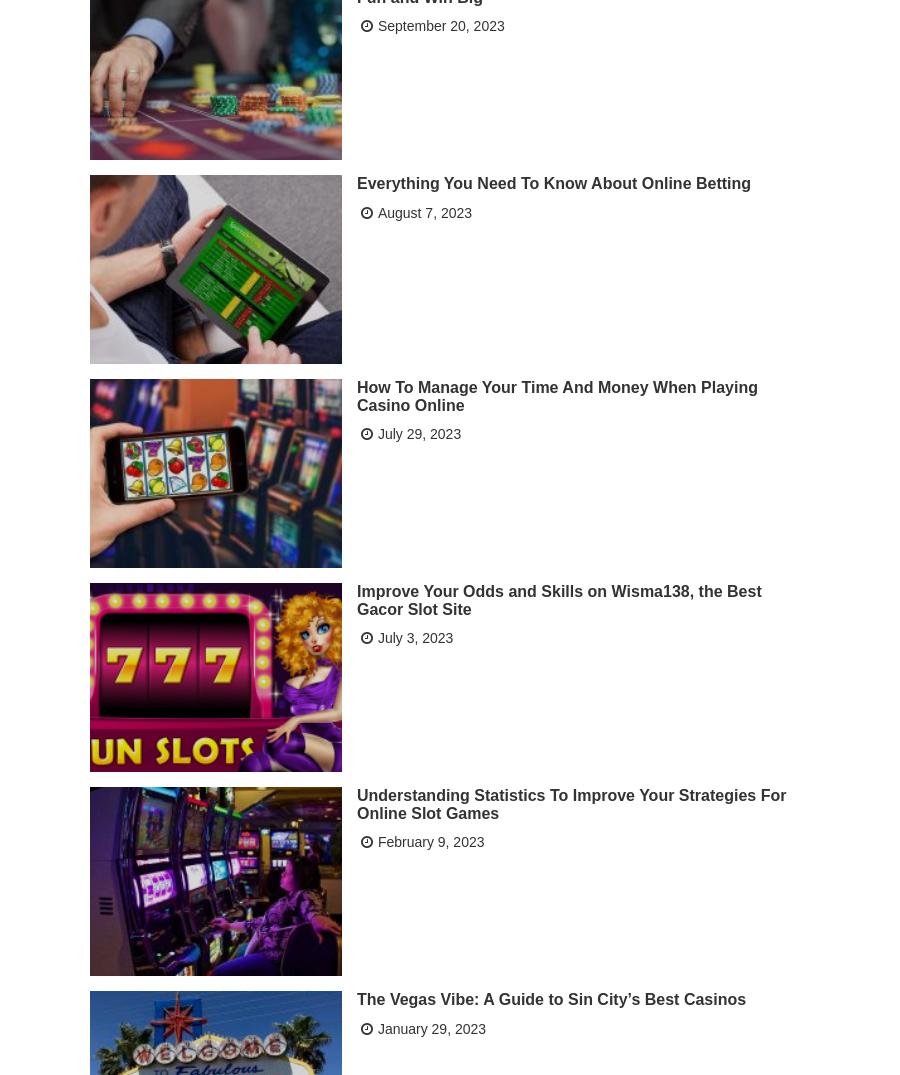  Describe the element at coordinates (357, 393) in the screenshot. I see `'How To Manage Your Time And Money When Playing Casino Online'` at that location.